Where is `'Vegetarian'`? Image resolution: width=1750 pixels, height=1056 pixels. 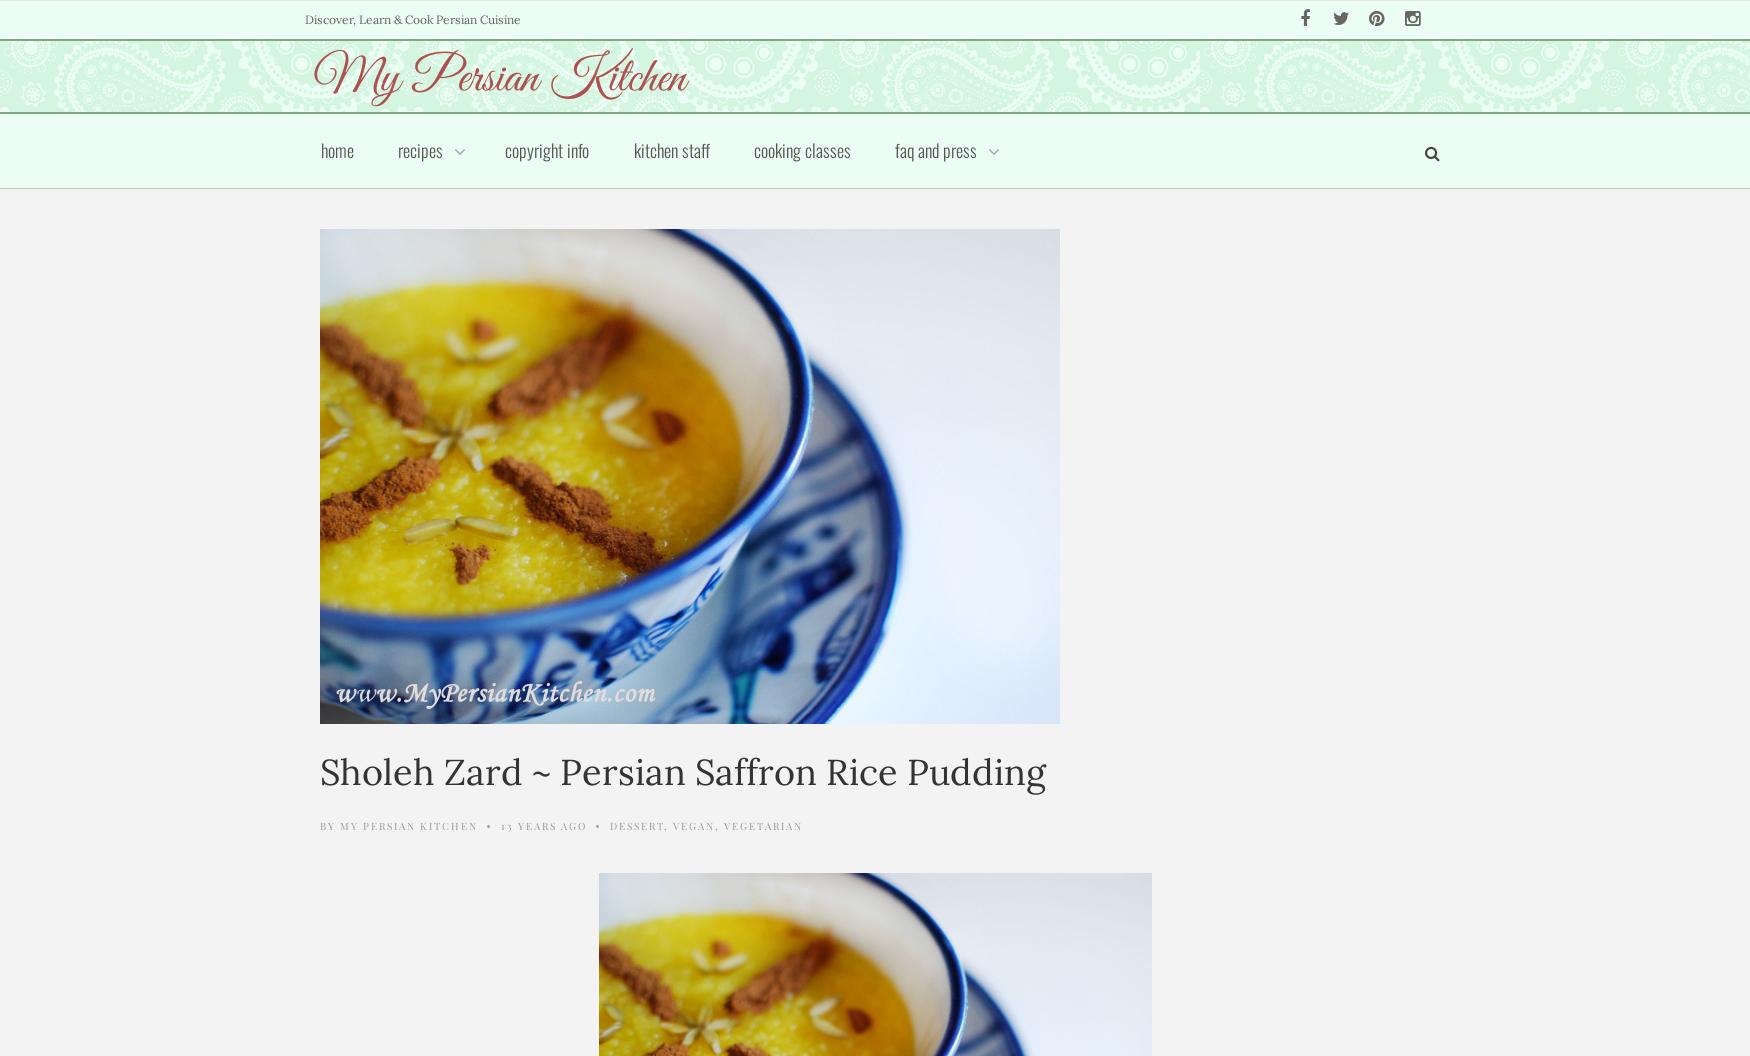
'Vegetarian' is located at coordinates (723, 826).